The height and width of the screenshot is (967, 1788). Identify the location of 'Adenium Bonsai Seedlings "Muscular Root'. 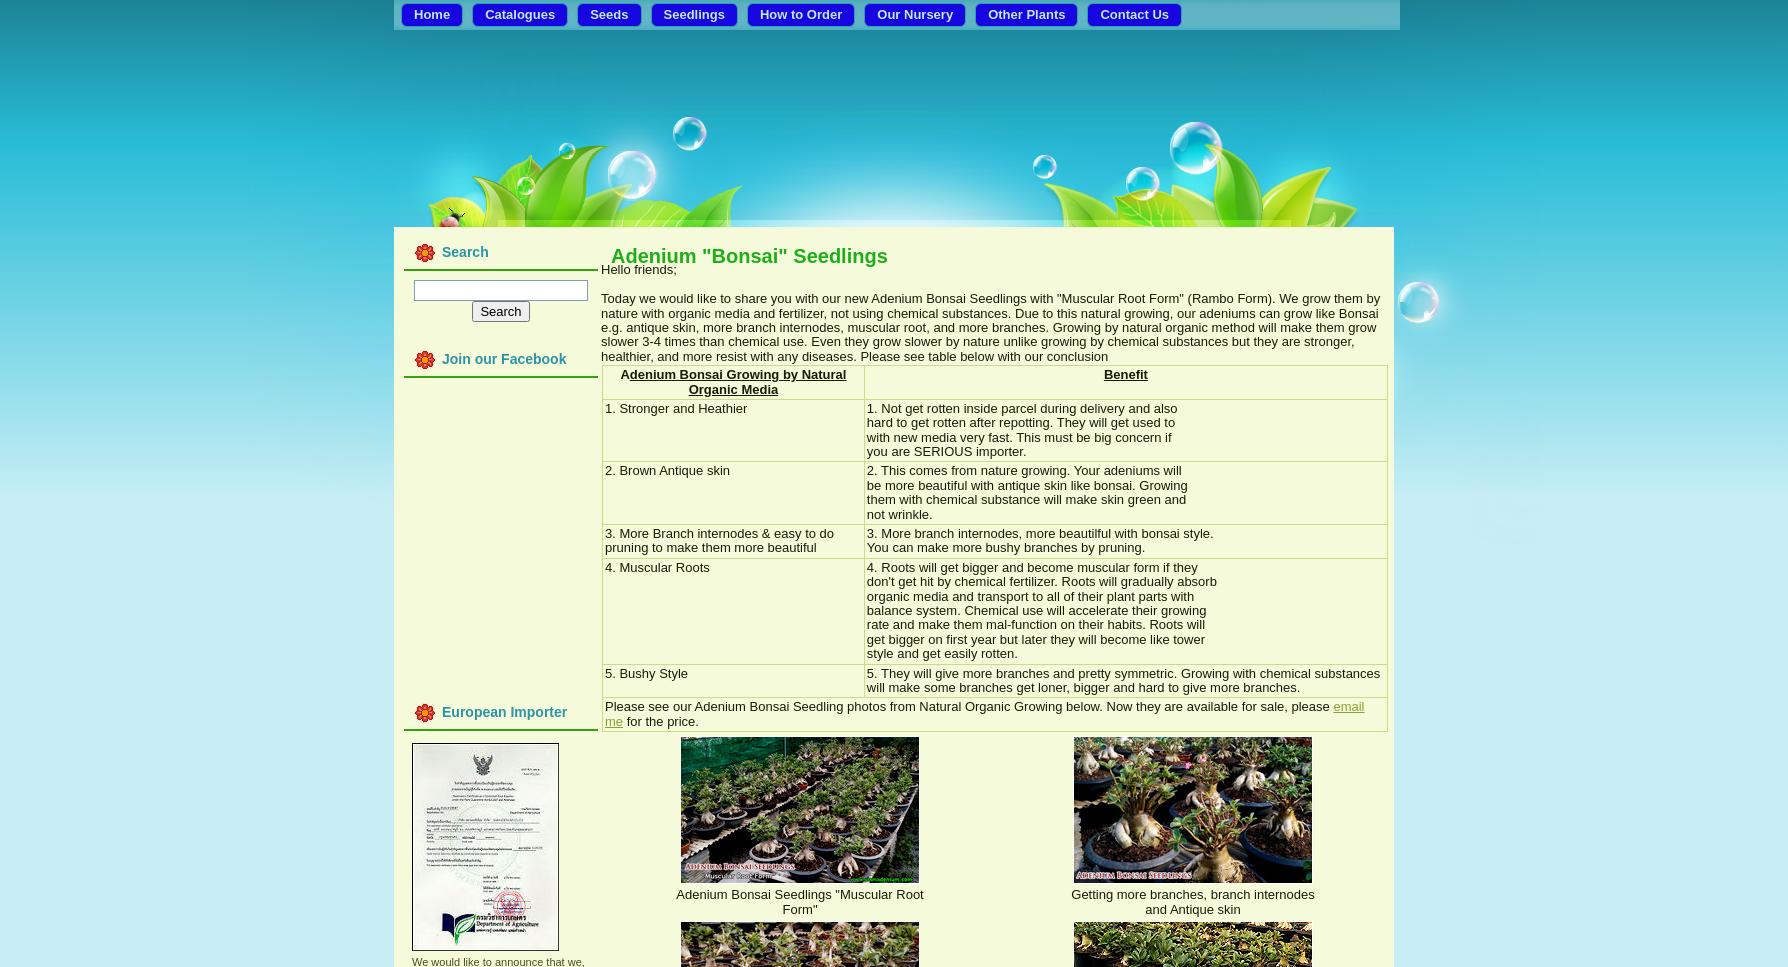
(798, 894).